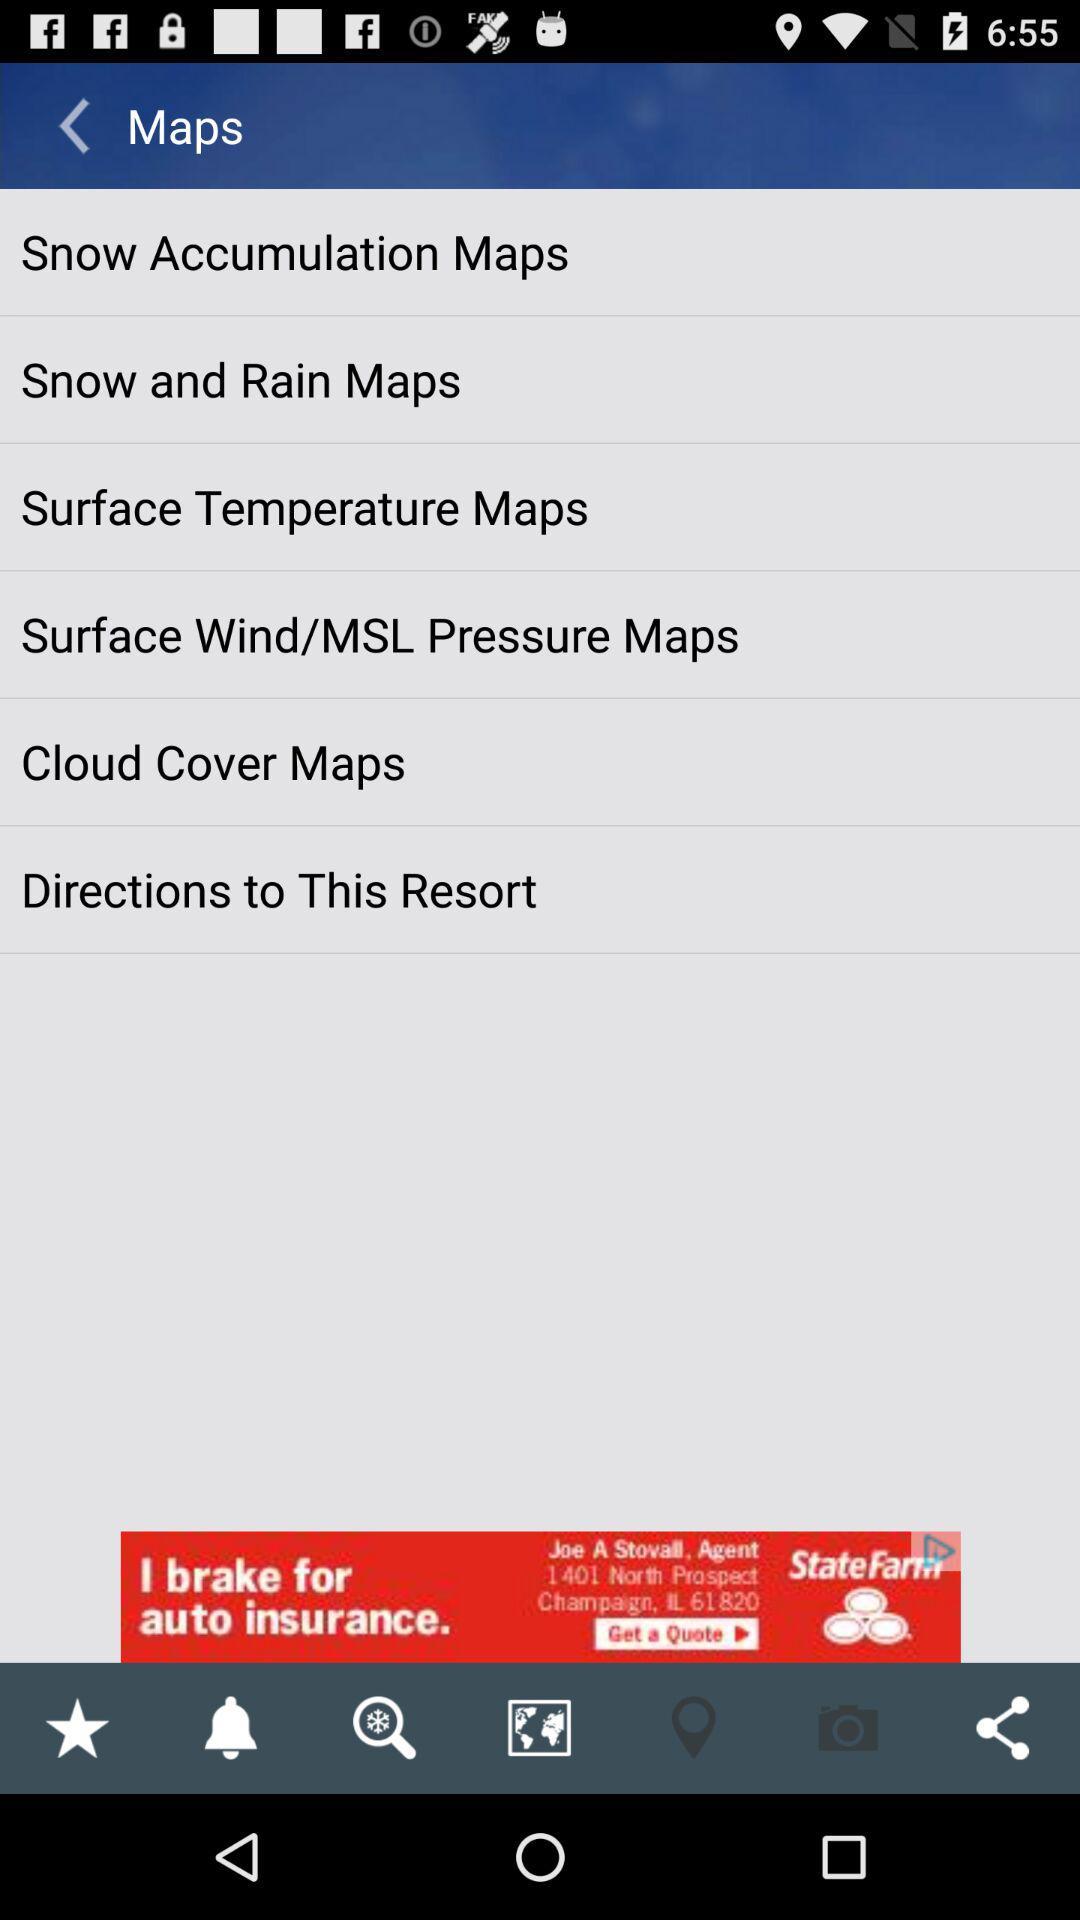  Describe the element at coordinates (848, 1848) in the screenshot. I see `the photo icon` at that location.